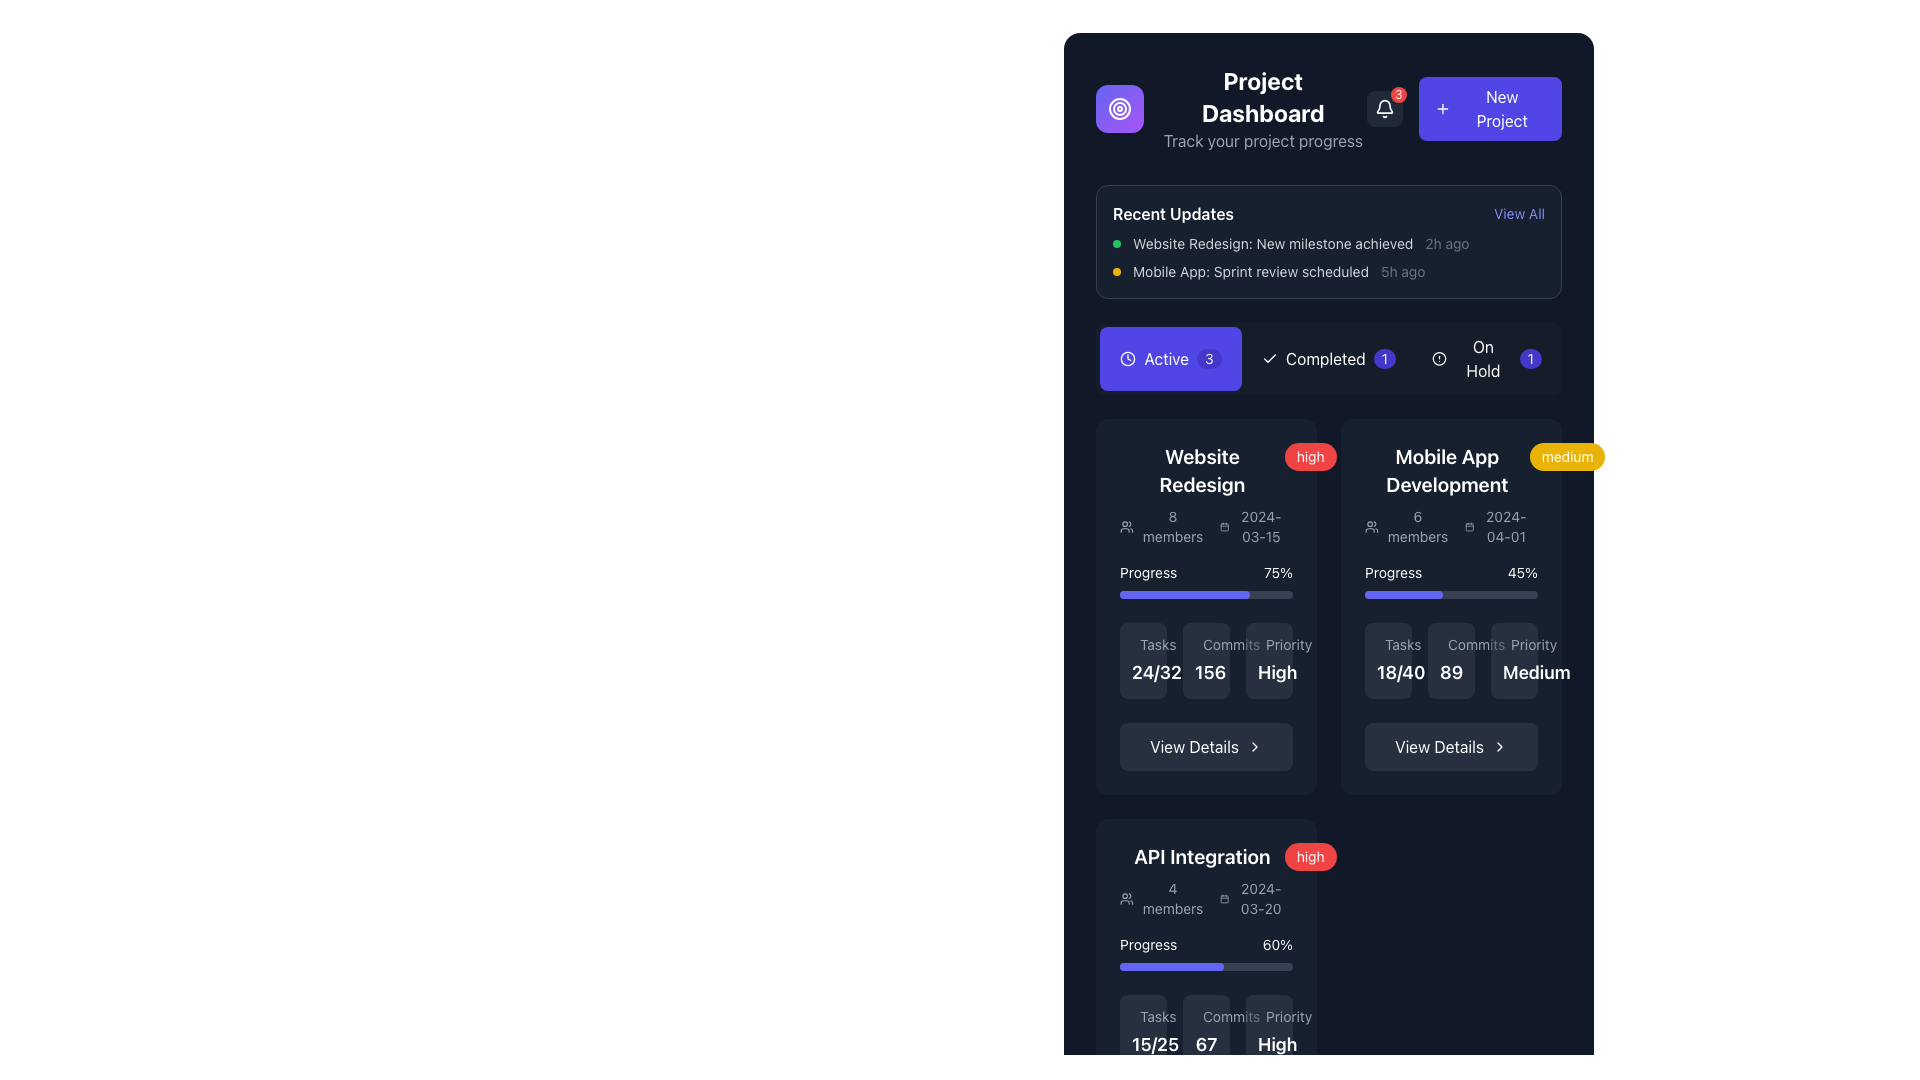  I want to click on the star-shaped SVG icon representing a rating feature, located next to the 'Priority' label that reads 'Medium' in the 'Mobile App Development' section, so click(1515, 648).